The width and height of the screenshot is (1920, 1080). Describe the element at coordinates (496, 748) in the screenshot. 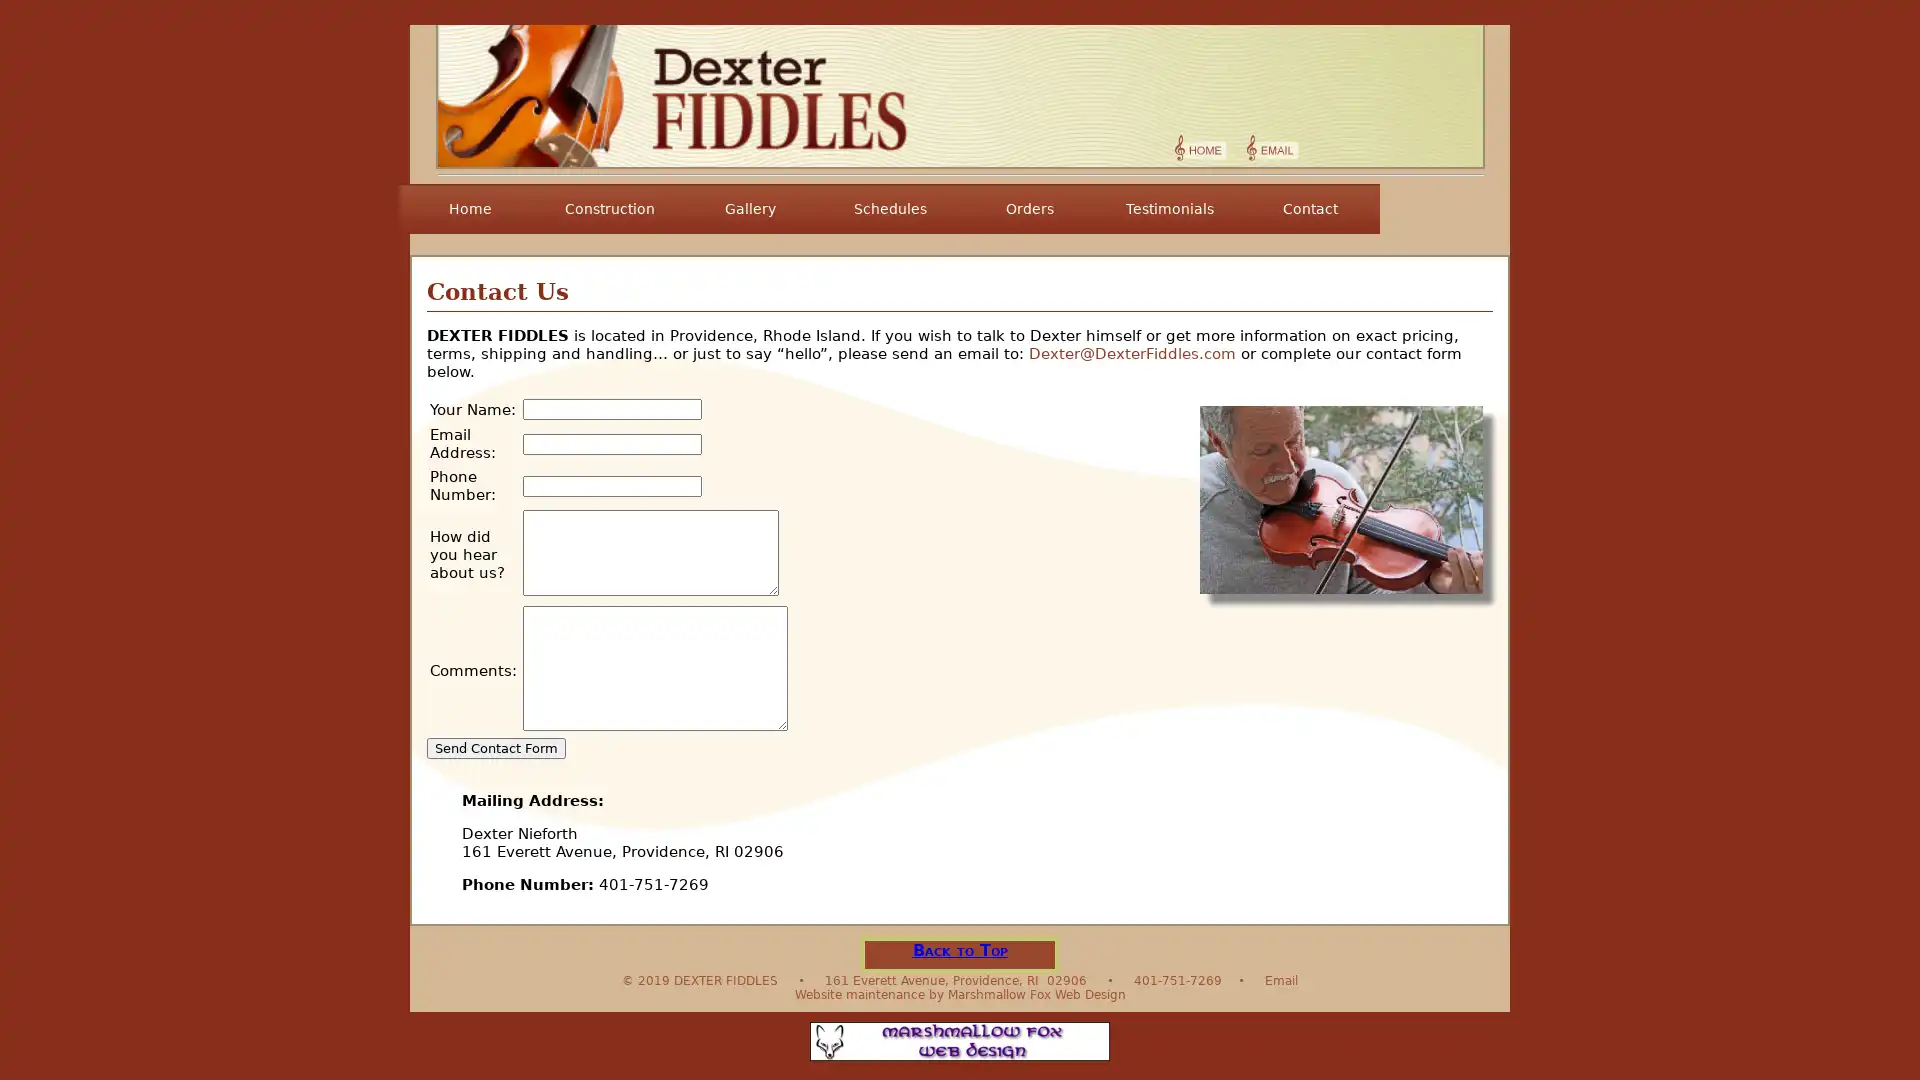

I see `Send Contact Form` at that location.